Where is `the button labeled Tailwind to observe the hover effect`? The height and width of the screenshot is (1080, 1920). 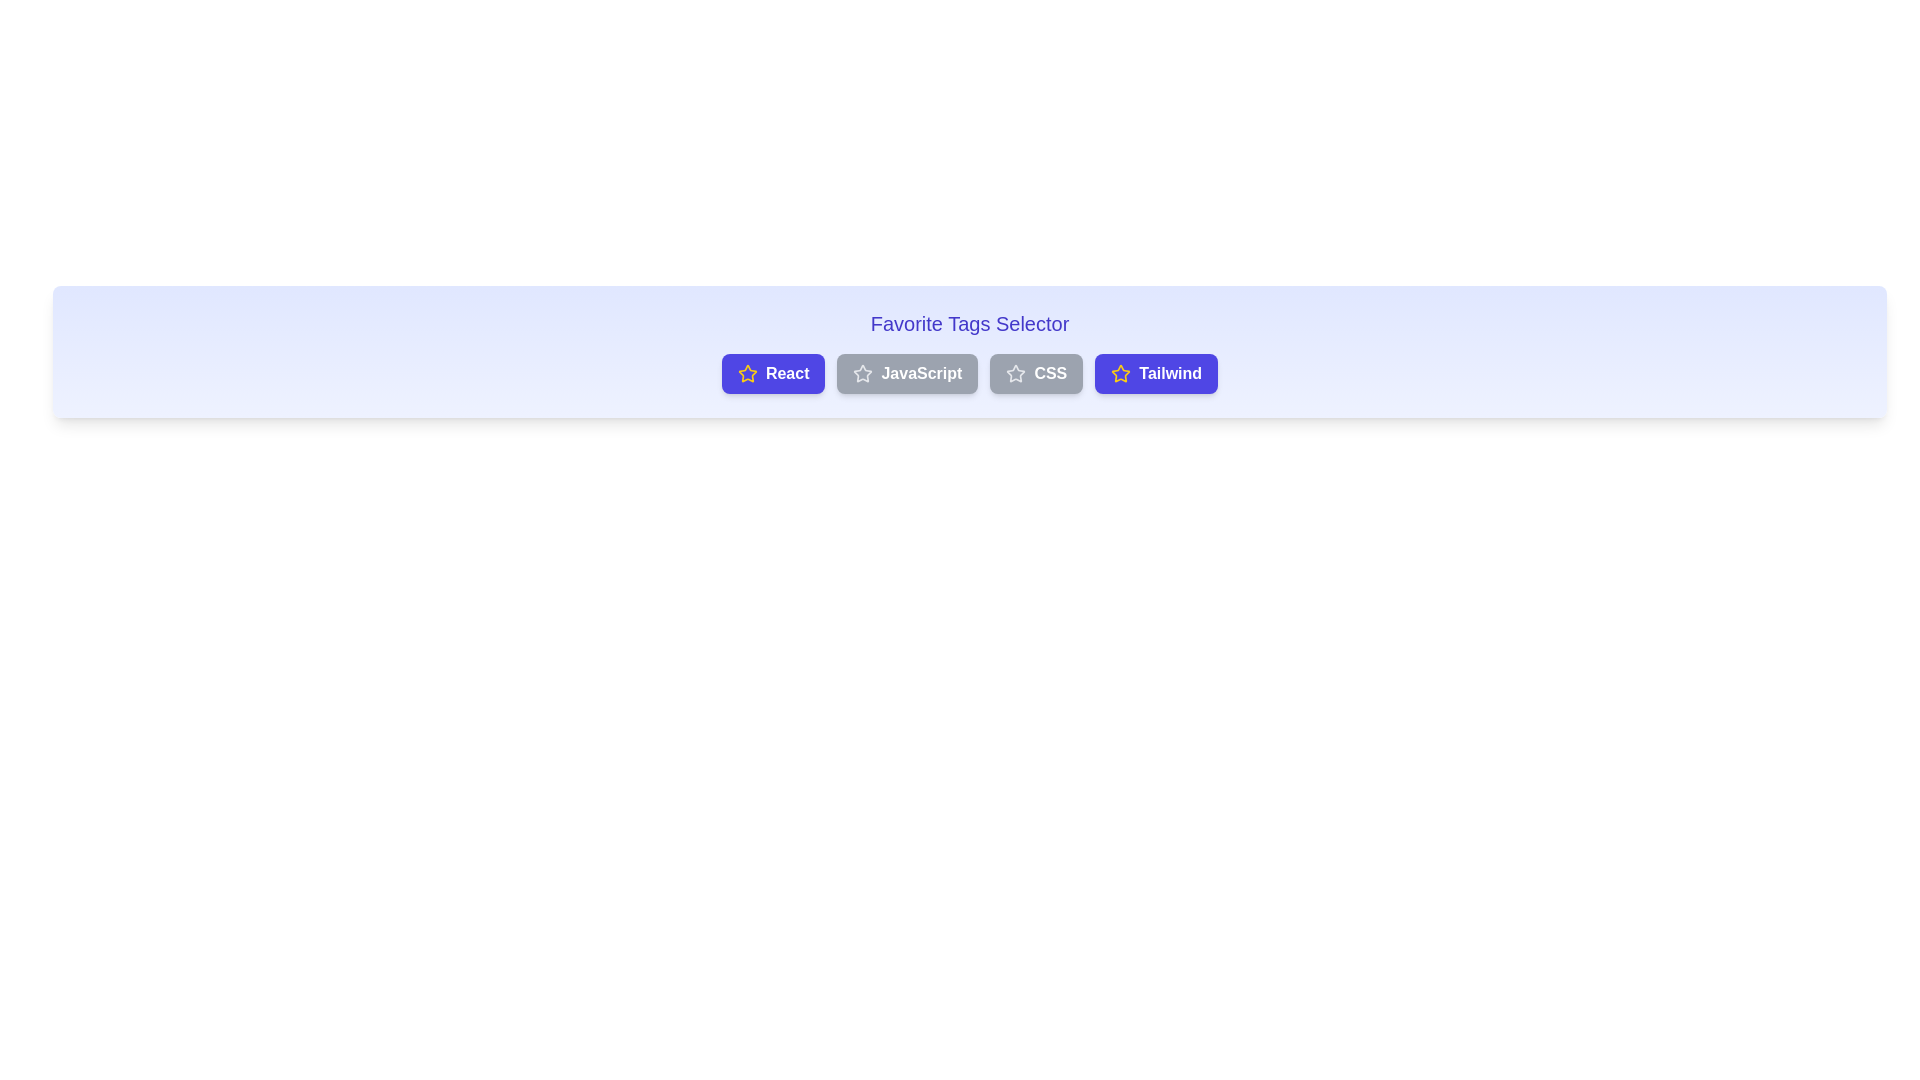
the button labeled Tailwind to observe the hover effect is located at coordinates (1156, 374).